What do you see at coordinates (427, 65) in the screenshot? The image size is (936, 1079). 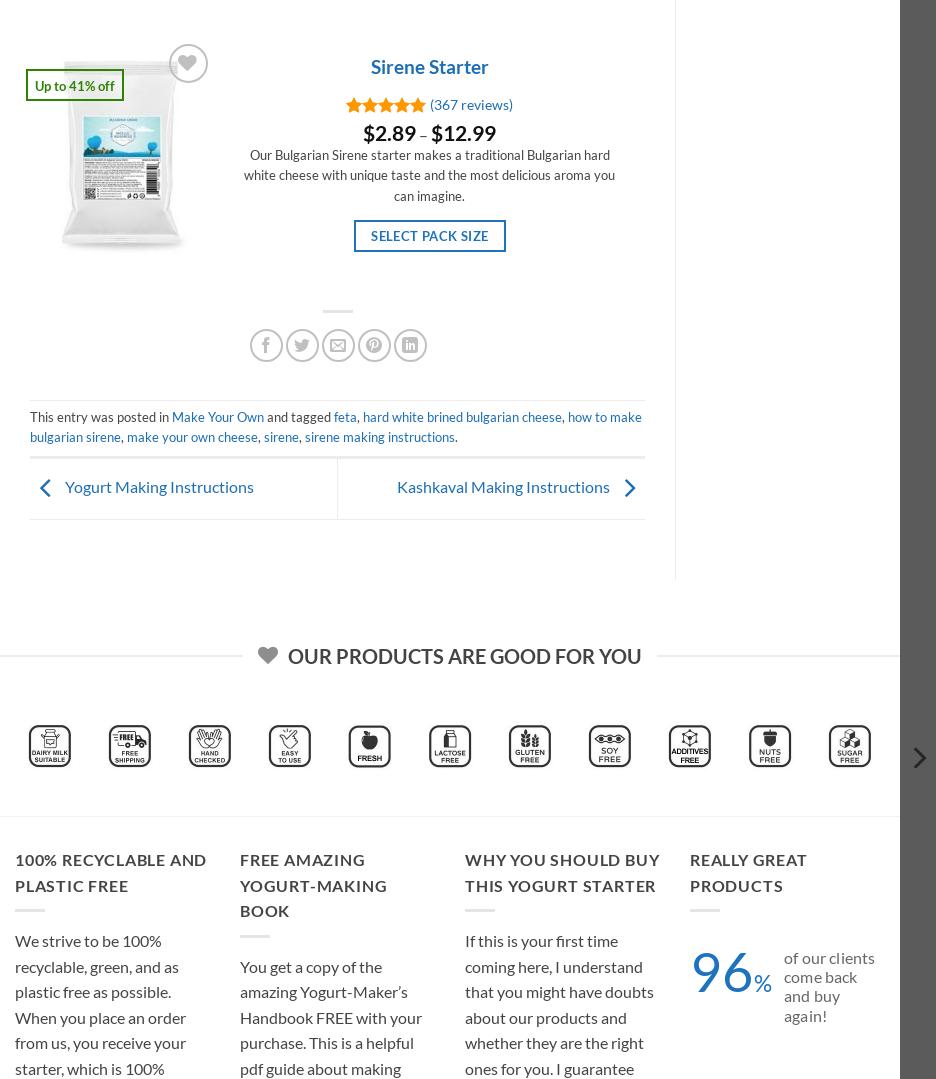 I see `'Sirene Starter'` at bounding box center [427, 65].